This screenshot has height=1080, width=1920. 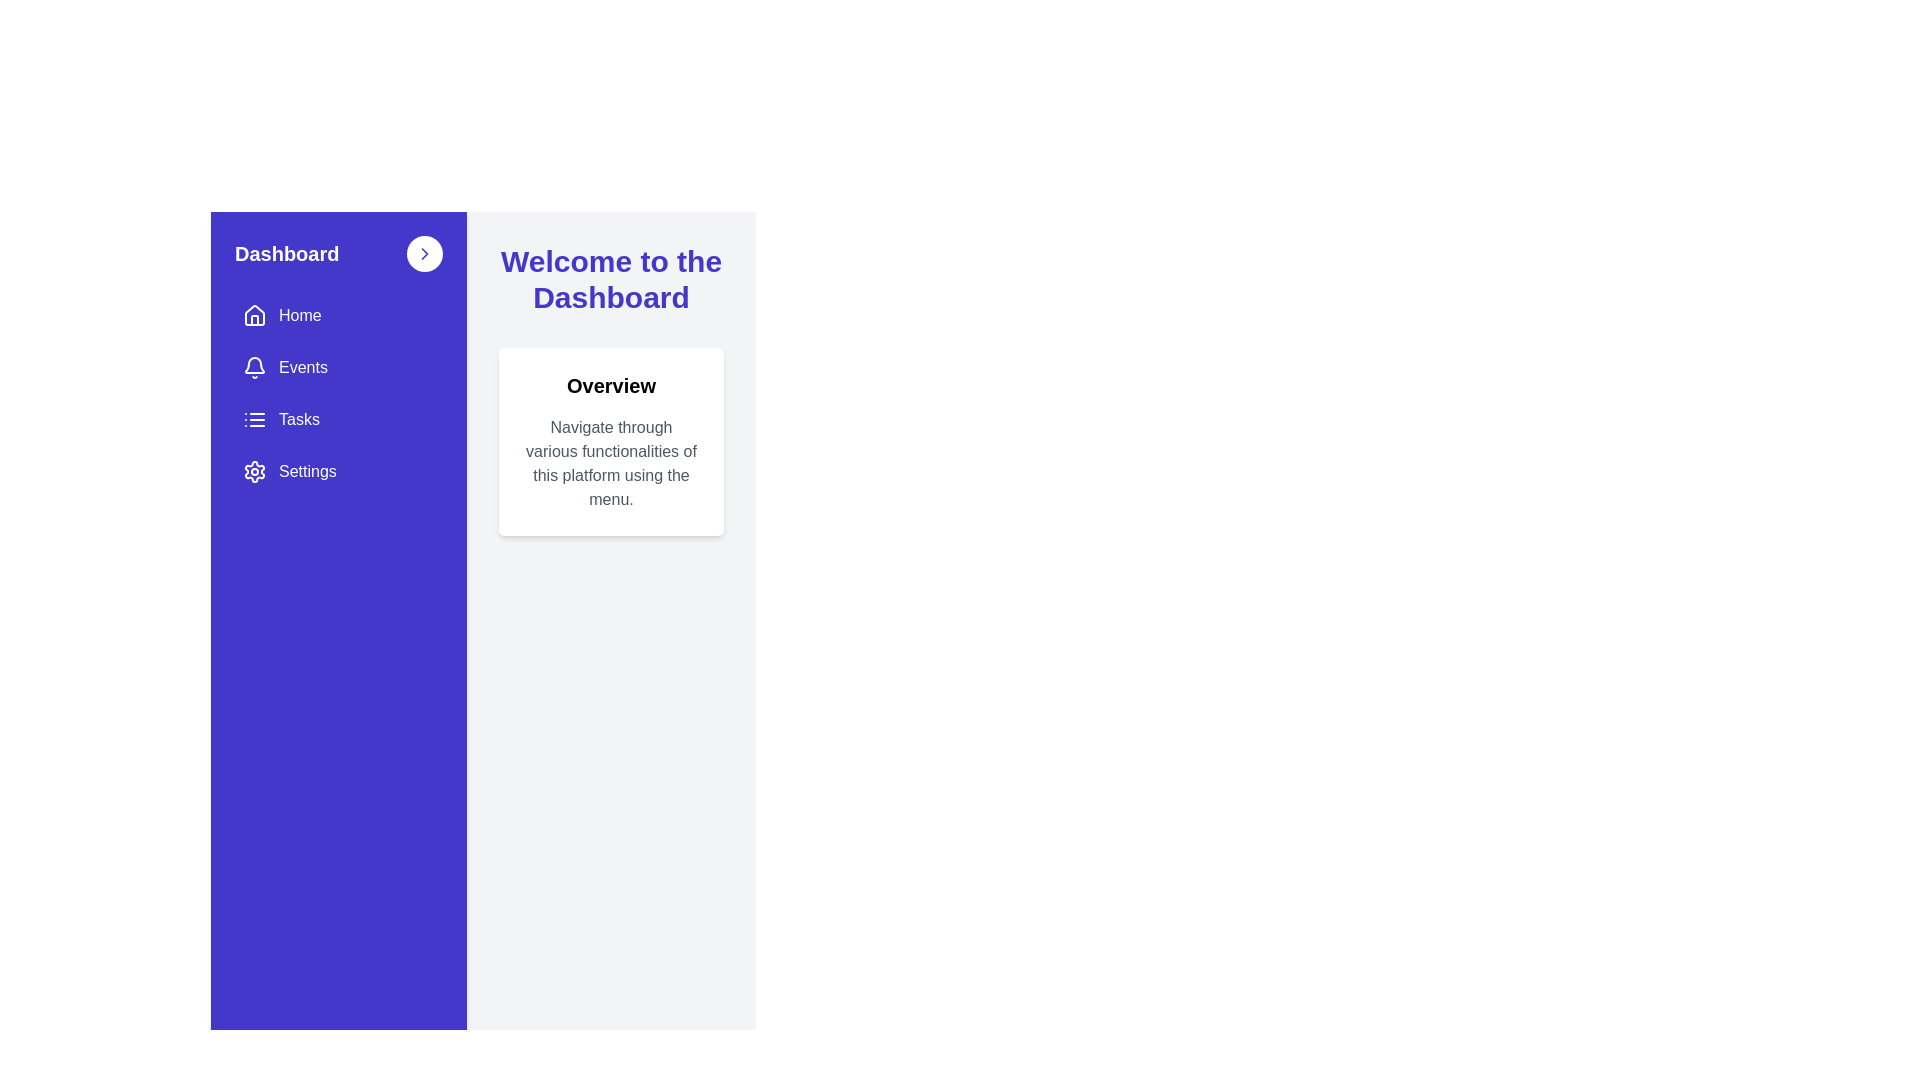 What do you see at coordinates (253, 471) in the screenshot?
I see `the settings icon located at the bottom of the vertical navigation bar on the left side of the interface` at bounding box center [253, 471].